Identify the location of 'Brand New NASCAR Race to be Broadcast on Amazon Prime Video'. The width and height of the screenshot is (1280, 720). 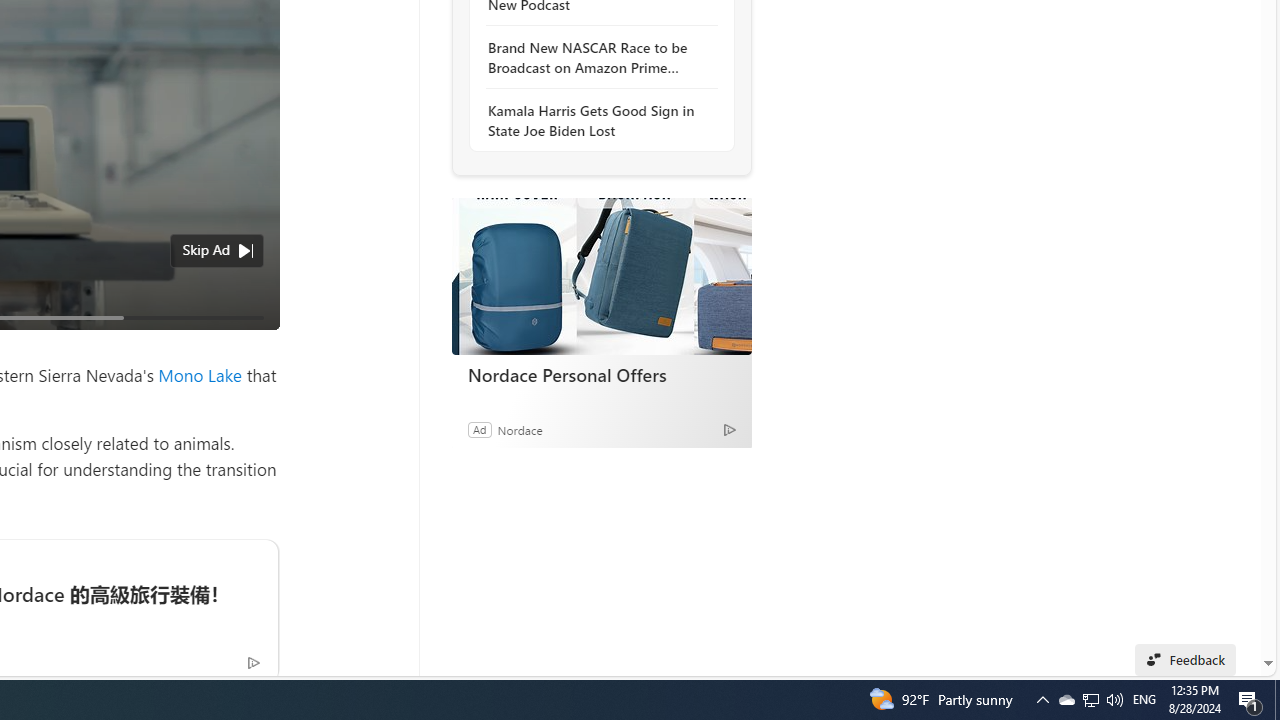
(595, 56).